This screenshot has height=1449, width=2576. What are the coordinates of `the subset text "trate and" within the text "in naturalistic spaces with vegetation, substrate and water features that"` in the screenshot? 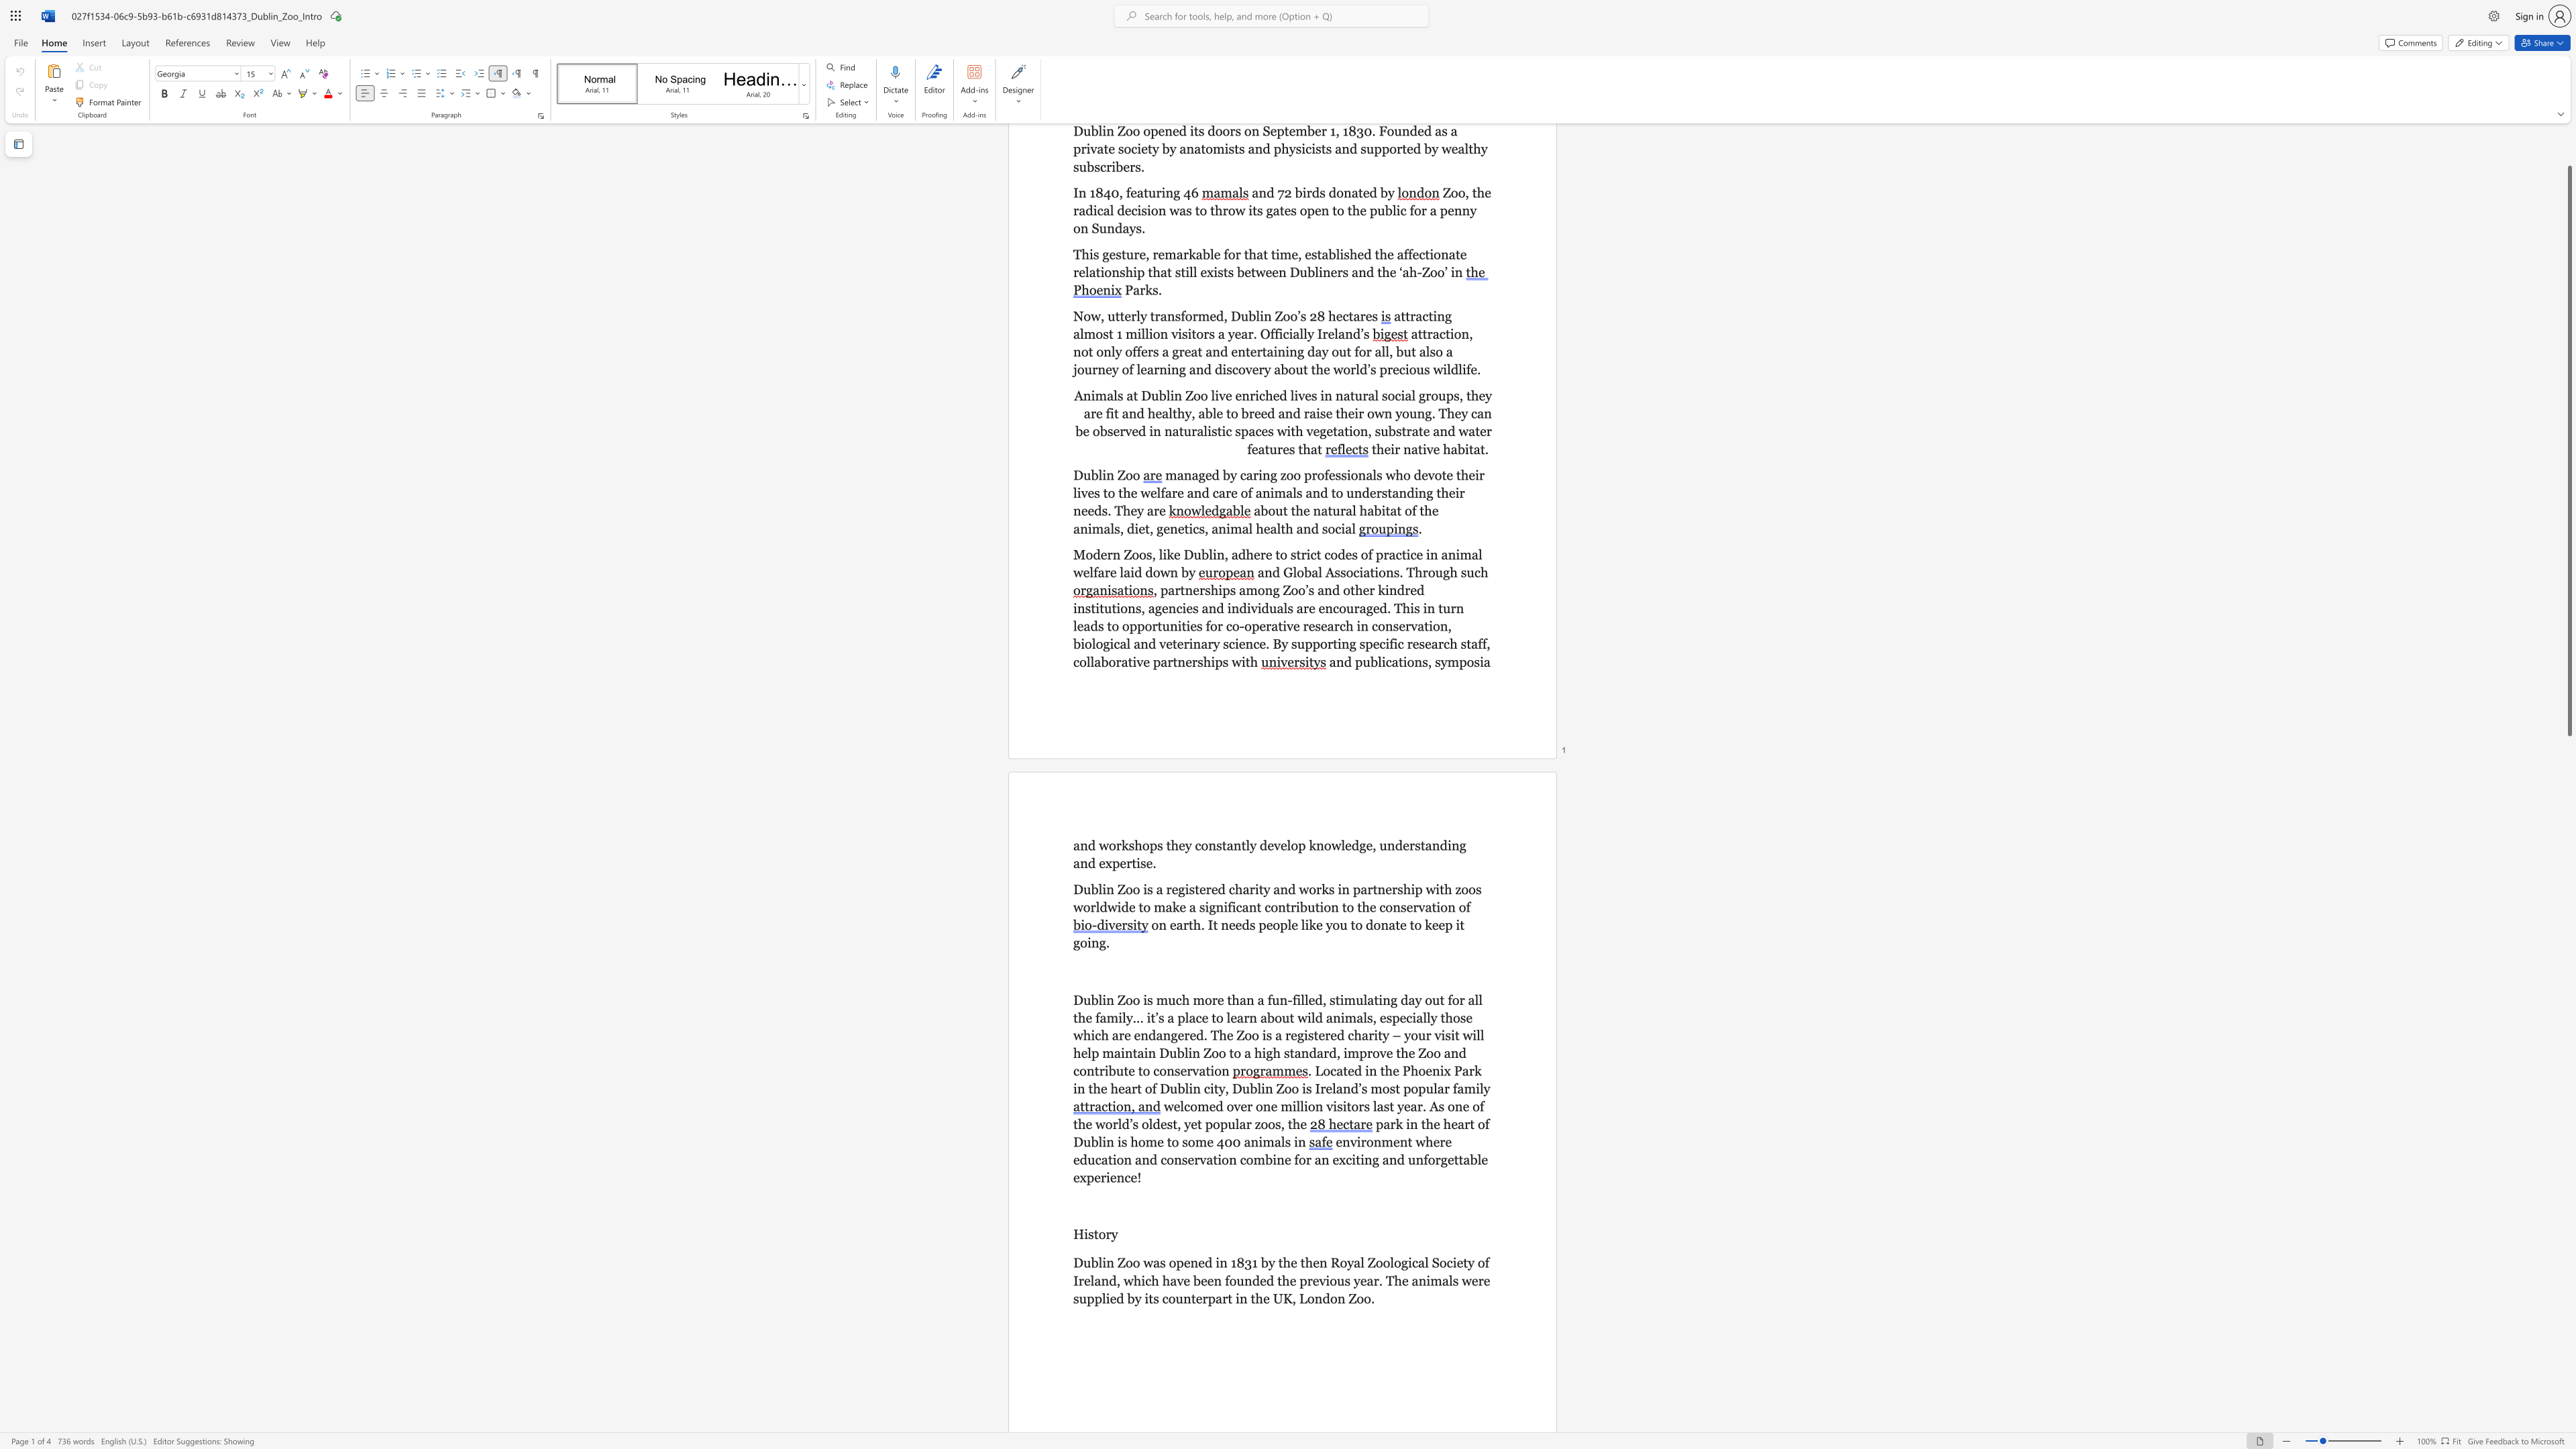 It's located at (1401, 431).